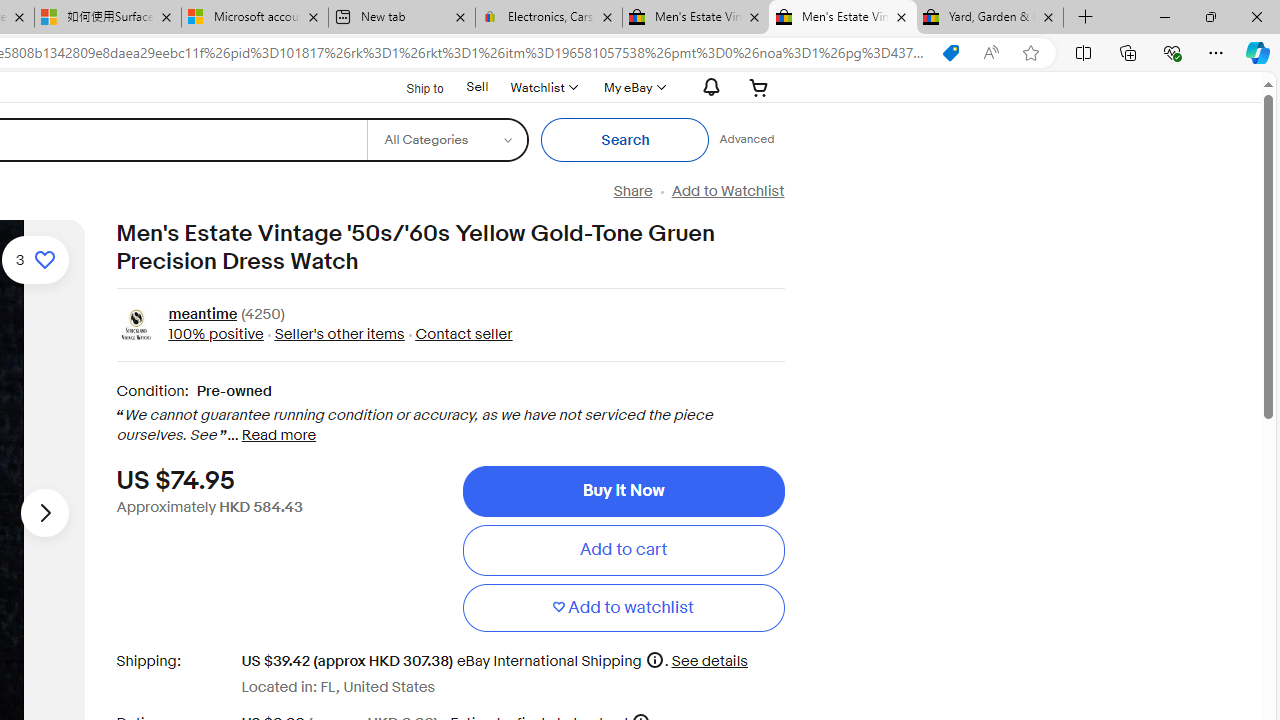  What do you see at coordinates (333, 333) in the screenshot?
I see `'  Seller'` at bounding box center [333, 333].